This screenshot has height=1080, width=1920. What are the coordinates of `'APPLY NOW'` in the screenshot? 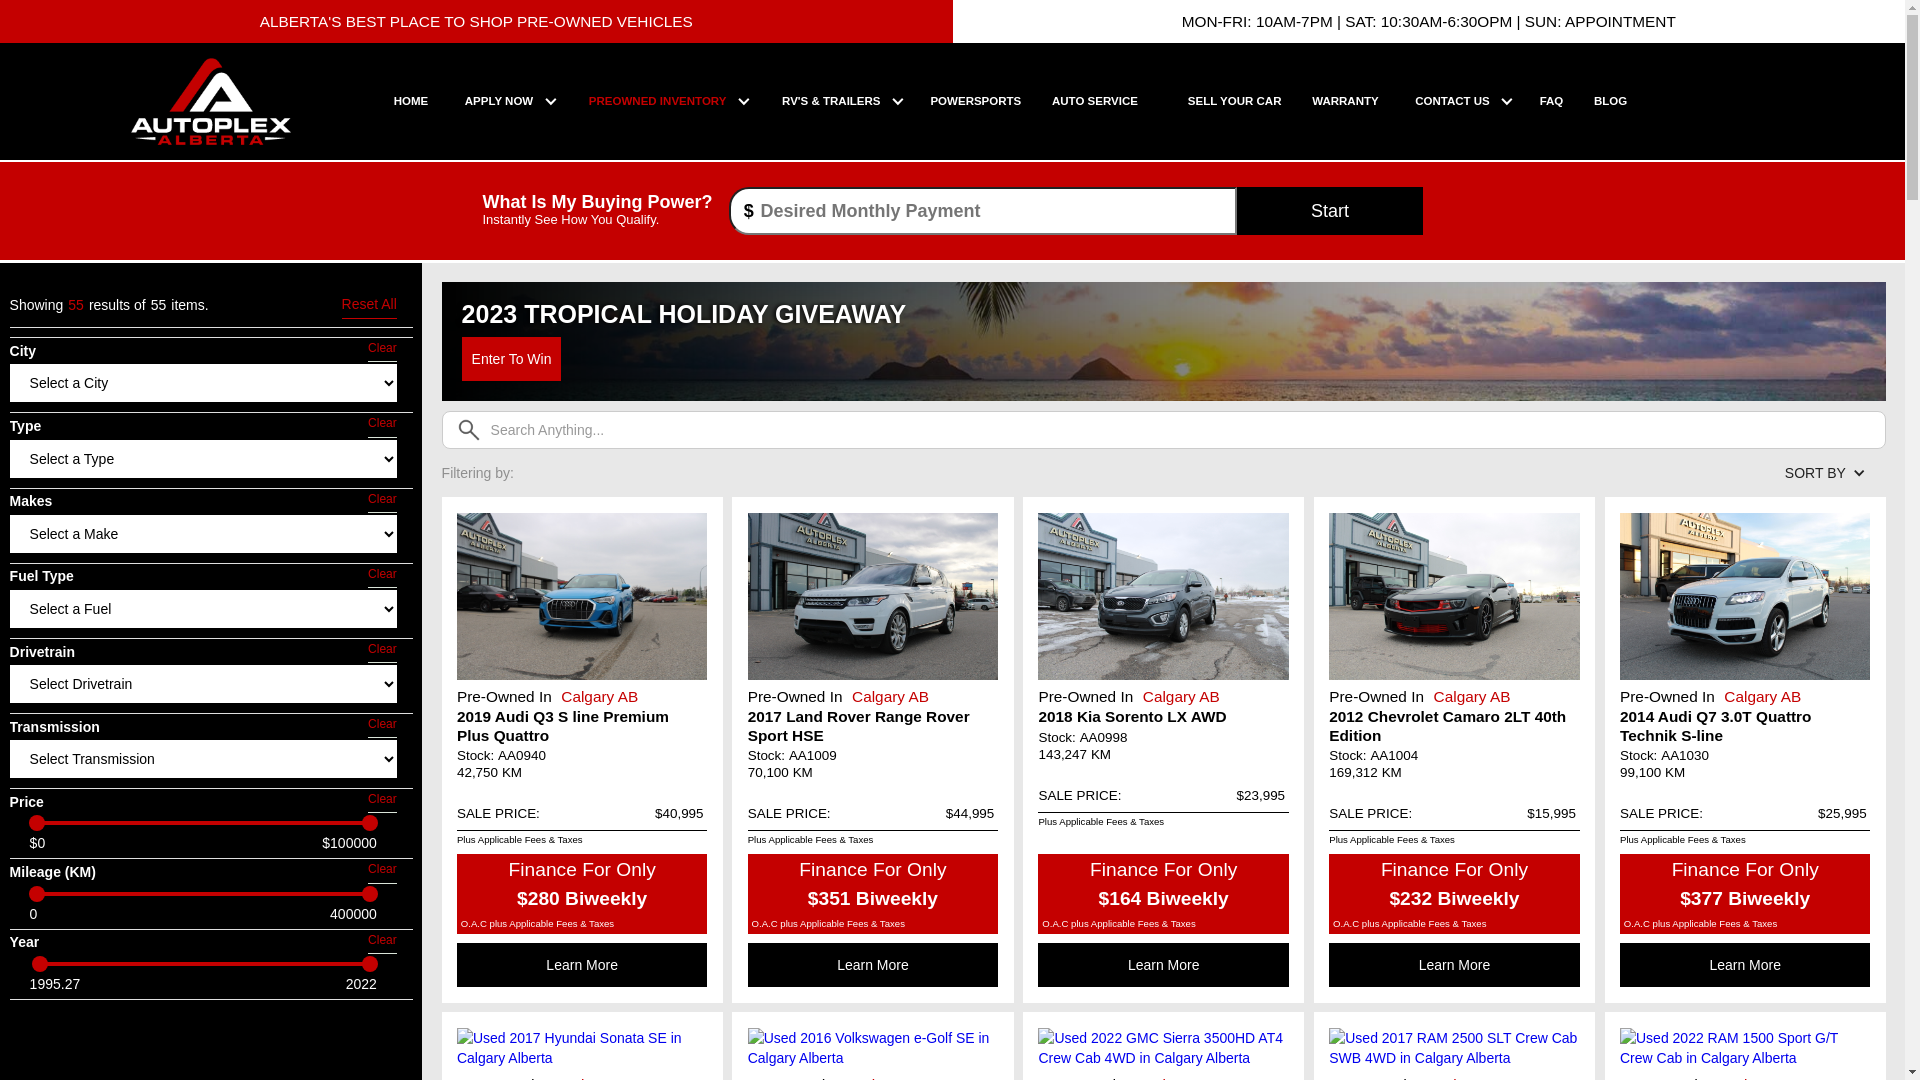 It's located at (499, 101).